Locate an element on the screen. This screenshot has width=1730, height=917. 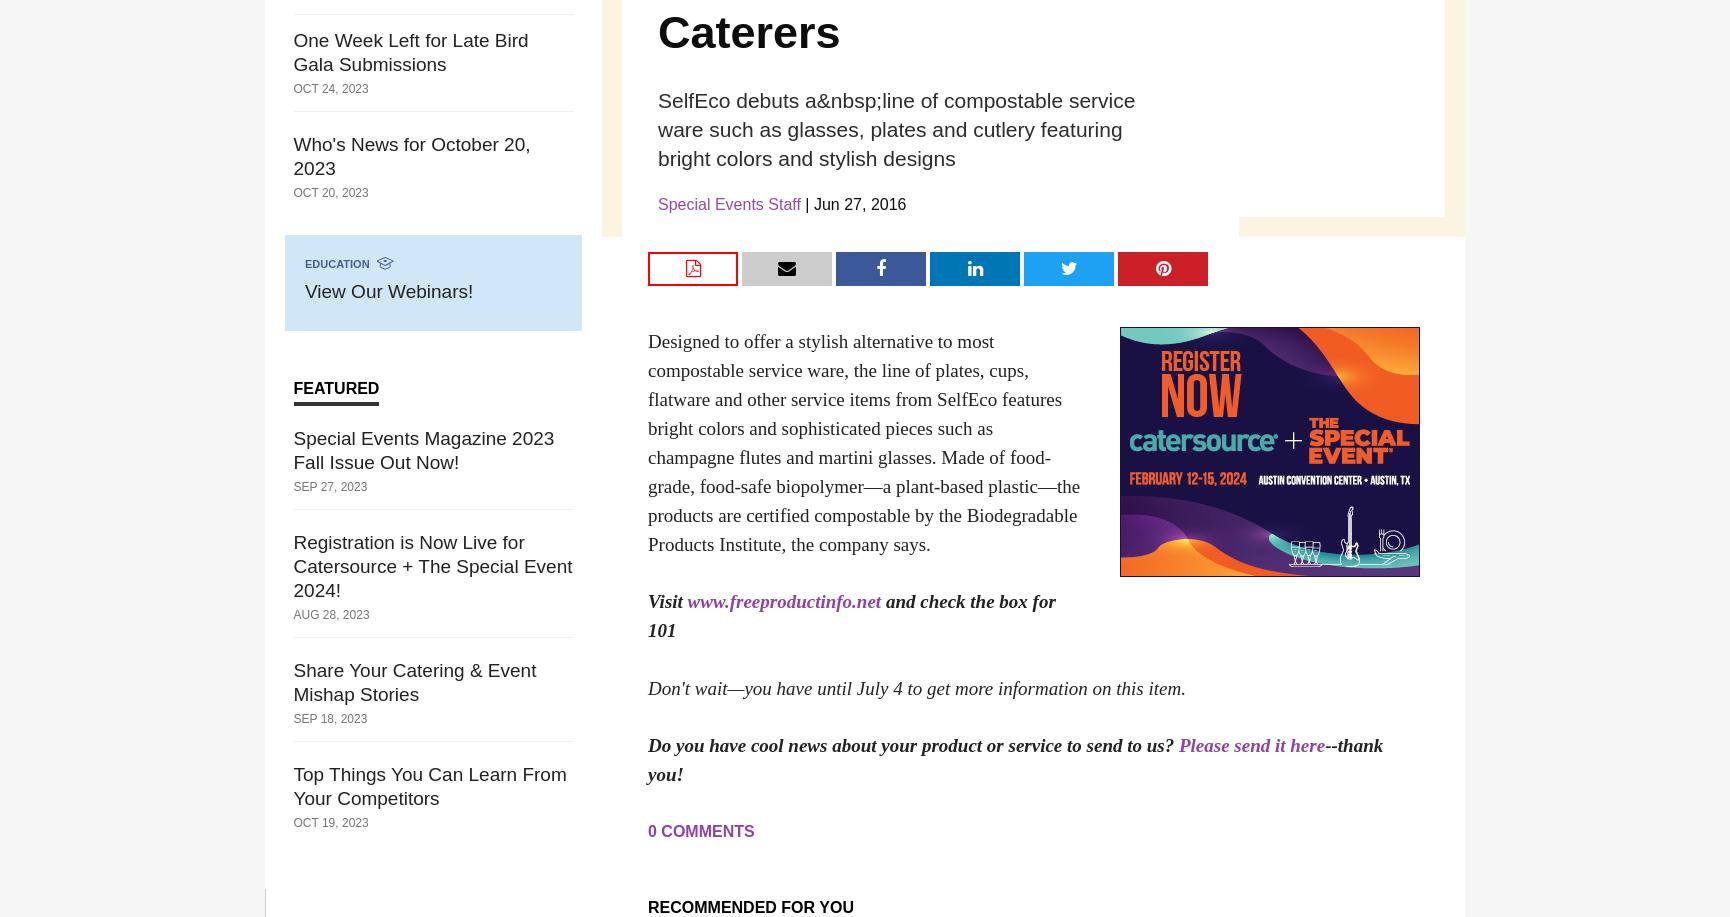
'0 comments' is located at coordinates (700, 831).